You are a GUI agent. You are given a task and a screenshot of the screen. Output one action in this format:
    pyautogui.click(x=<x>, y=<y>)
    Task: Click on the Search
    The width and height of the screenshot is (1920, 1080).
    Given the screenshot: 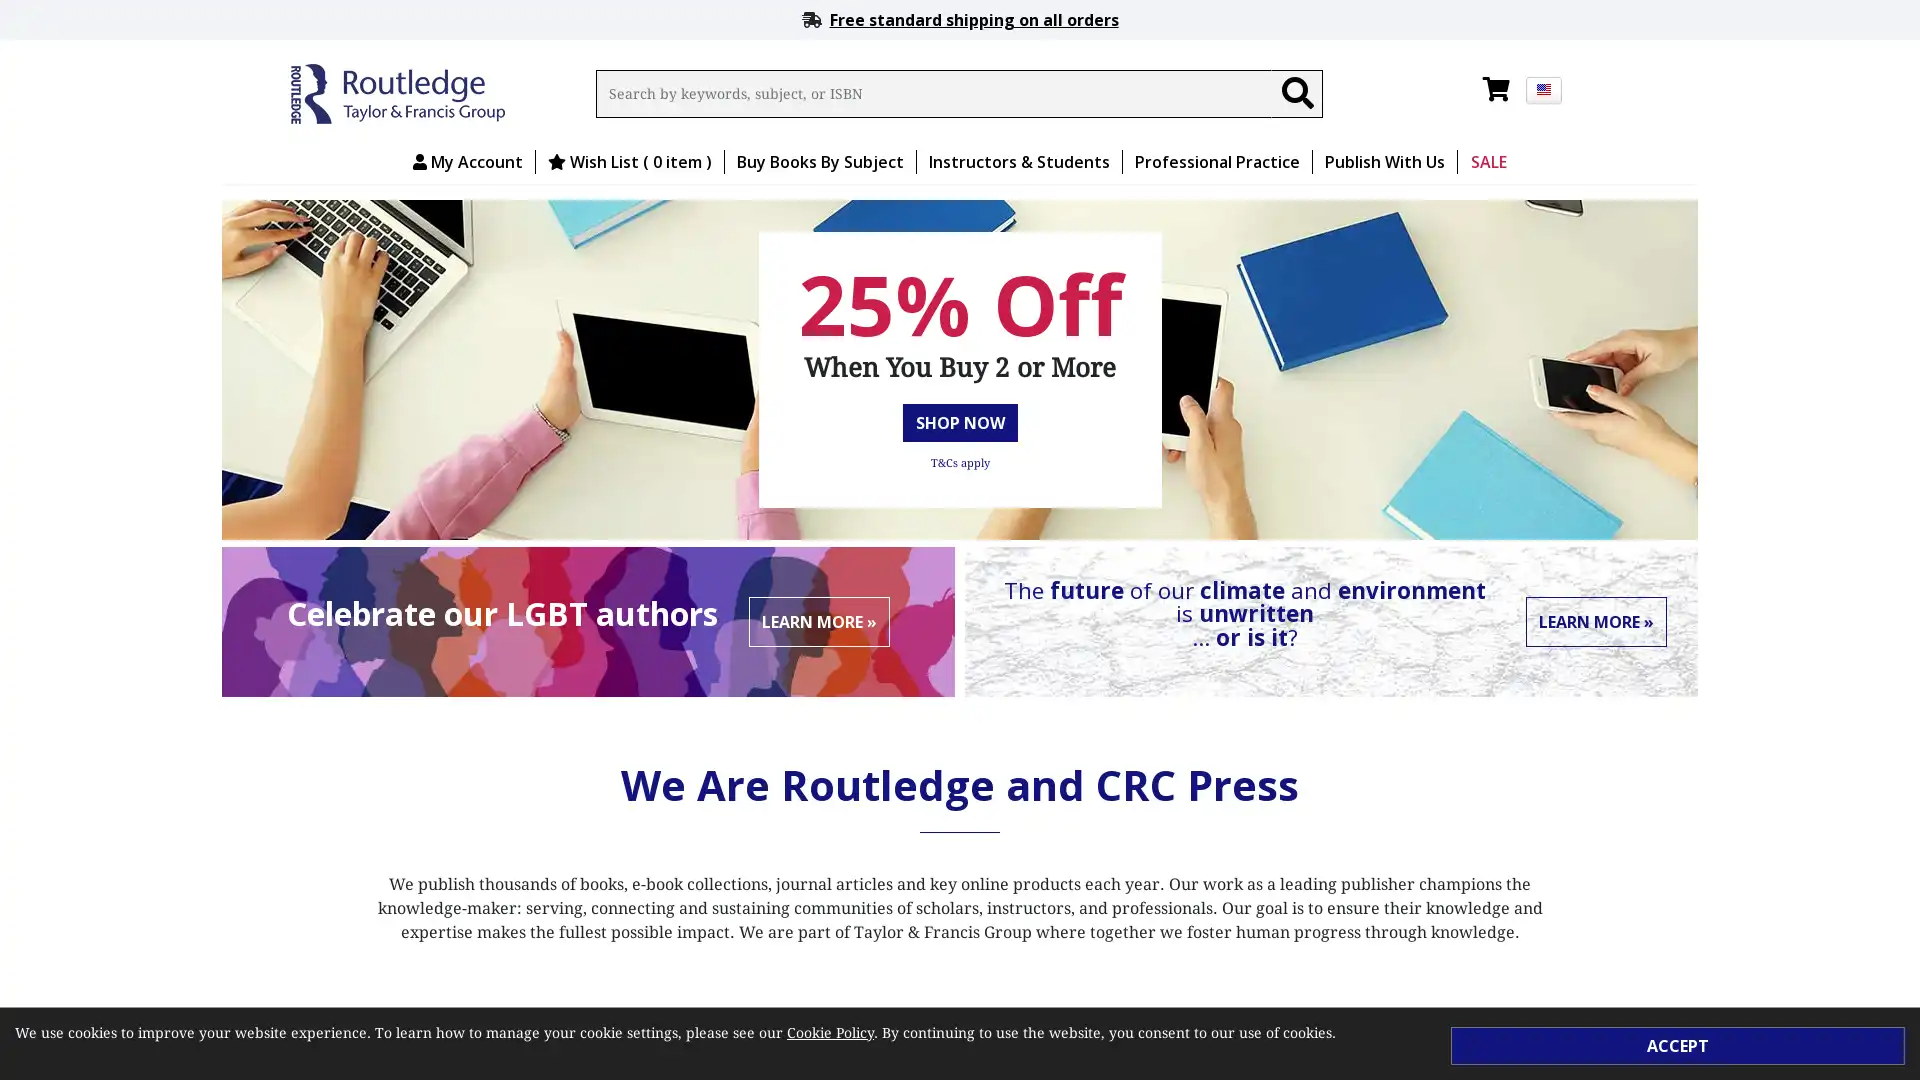 What is the action you would take?
    pyautogui.click(x=1296, y=93)
    